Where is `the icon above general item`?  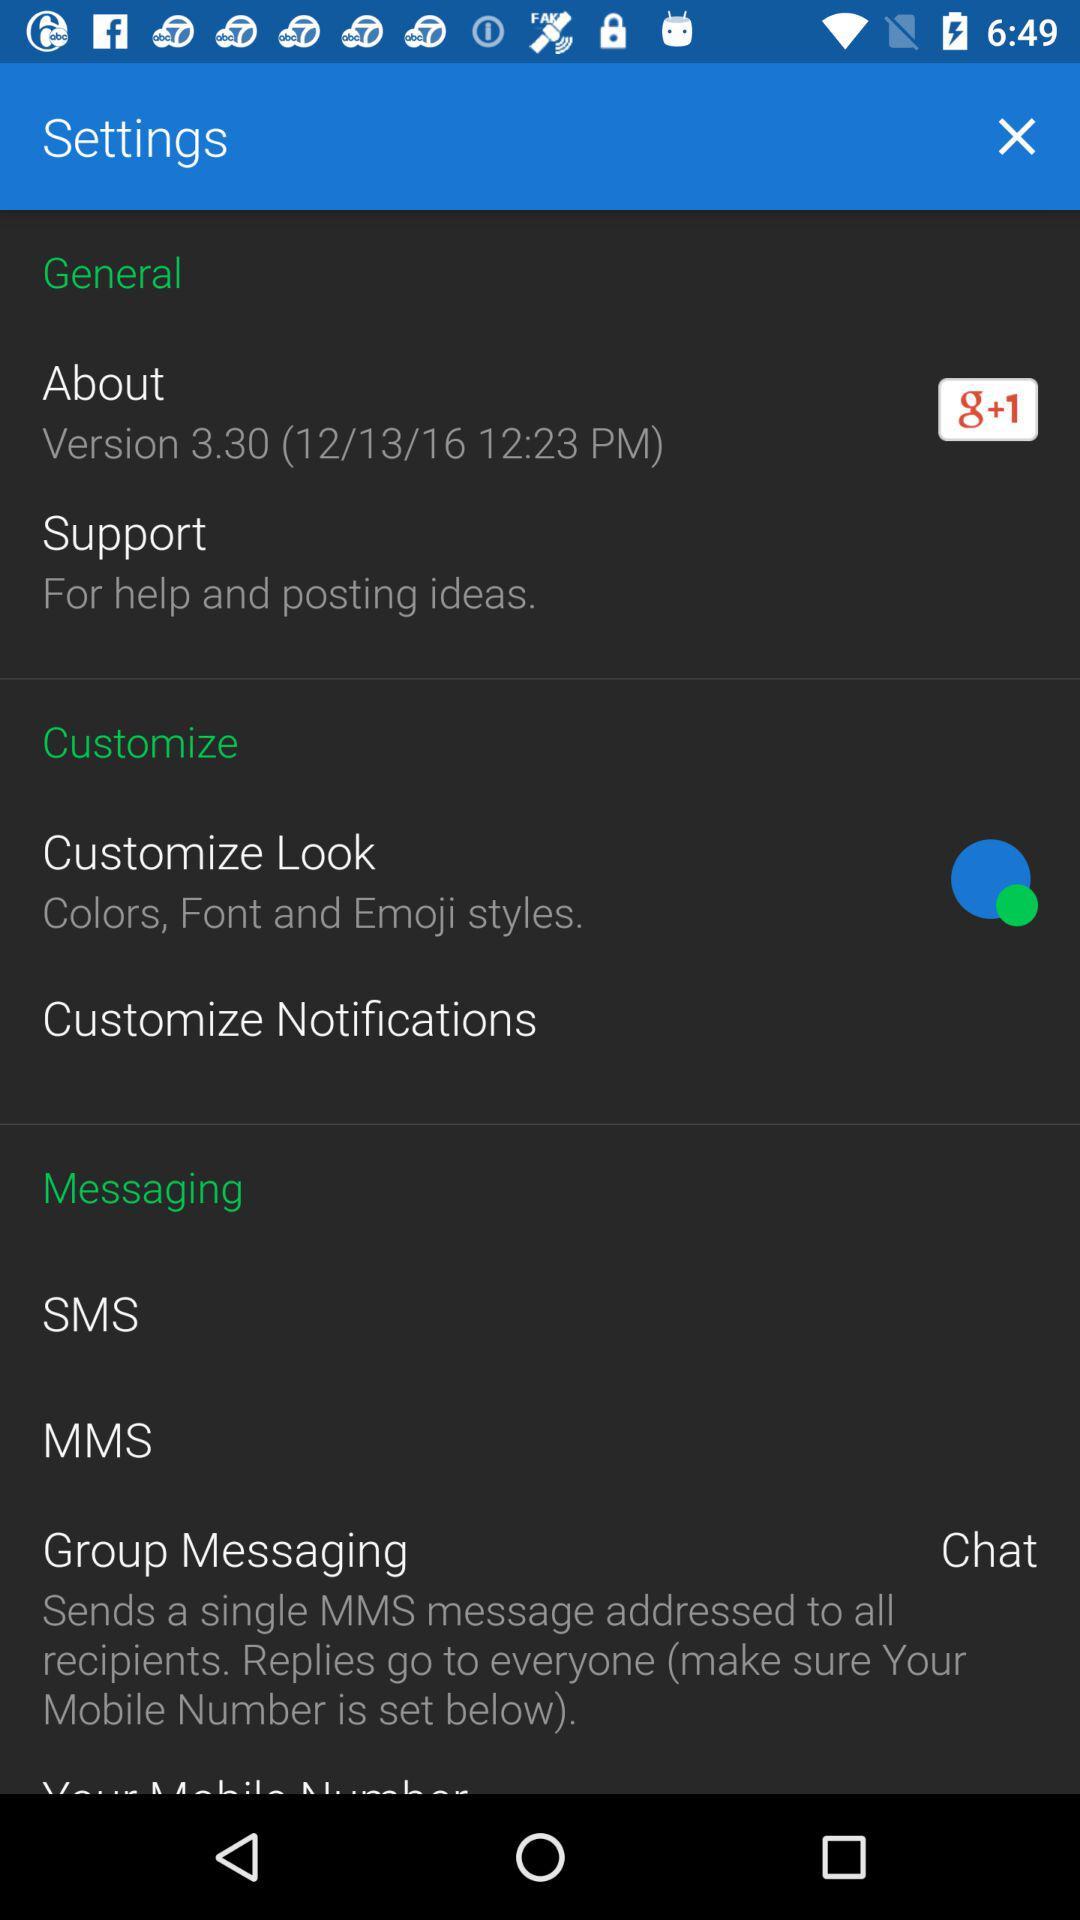 the icon above general item is located at coordinates (1017, 135).